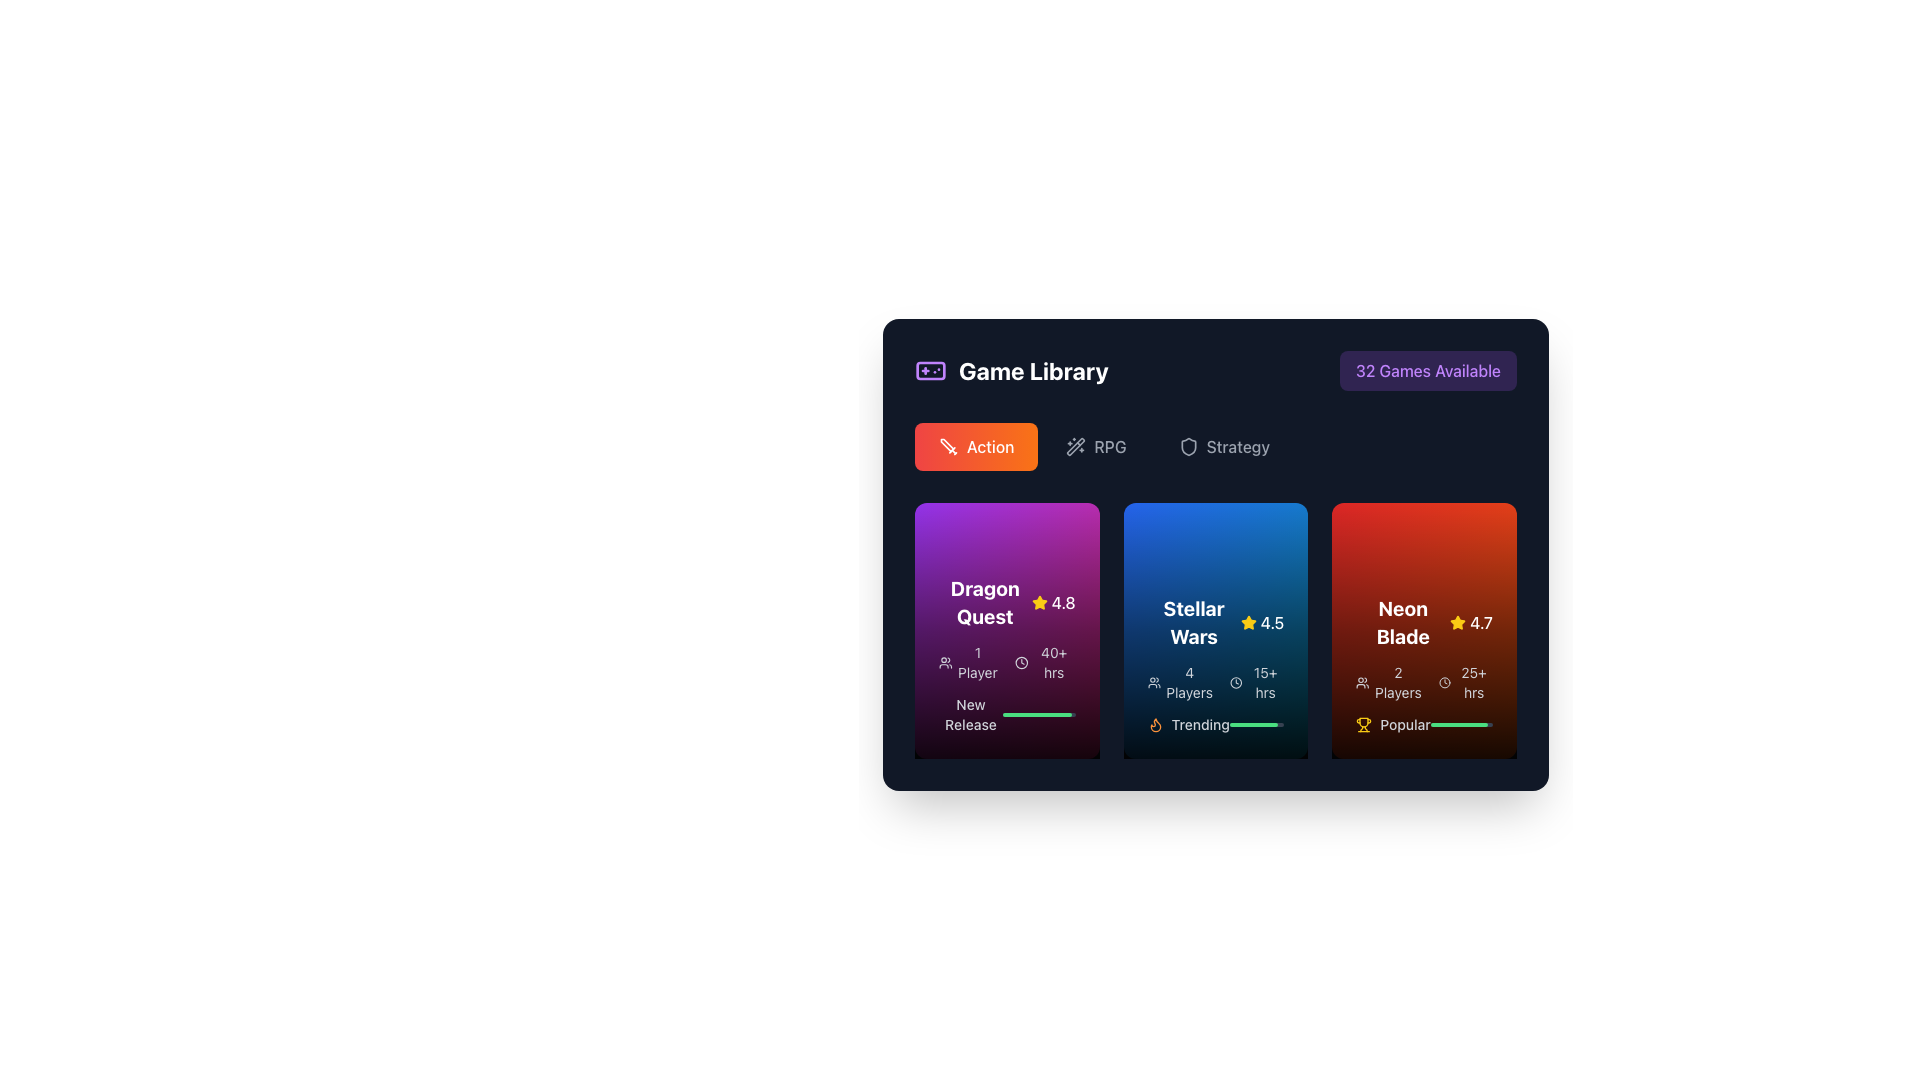 Image resolution: width=1920 pixels, height=1080 pixels. I want to click on the 'Dragon Quest' card component, so click(1007, 631).